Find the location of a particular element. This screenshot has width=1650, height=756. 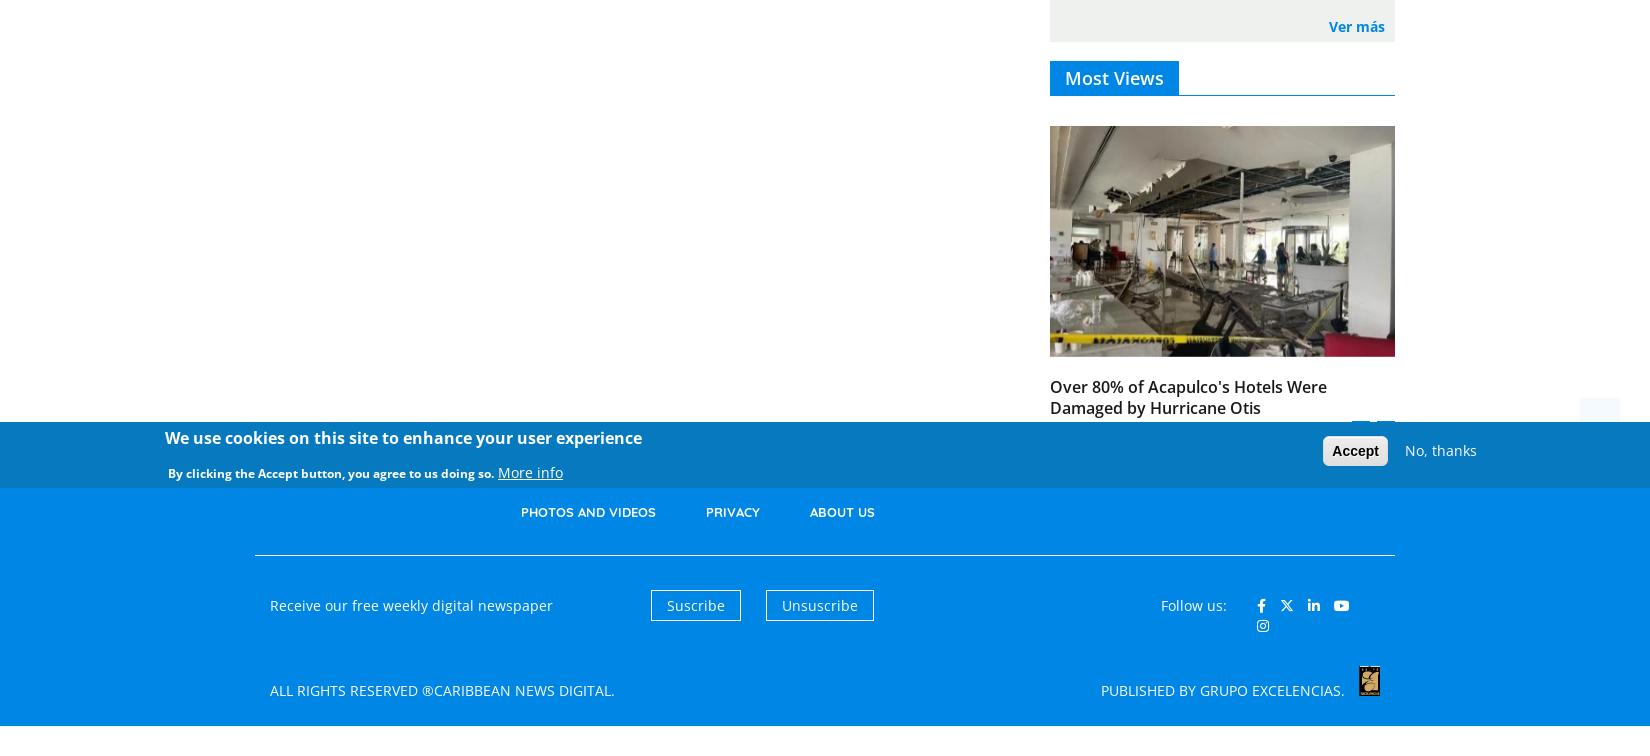

'More info' is located at coordinates (529, 472).